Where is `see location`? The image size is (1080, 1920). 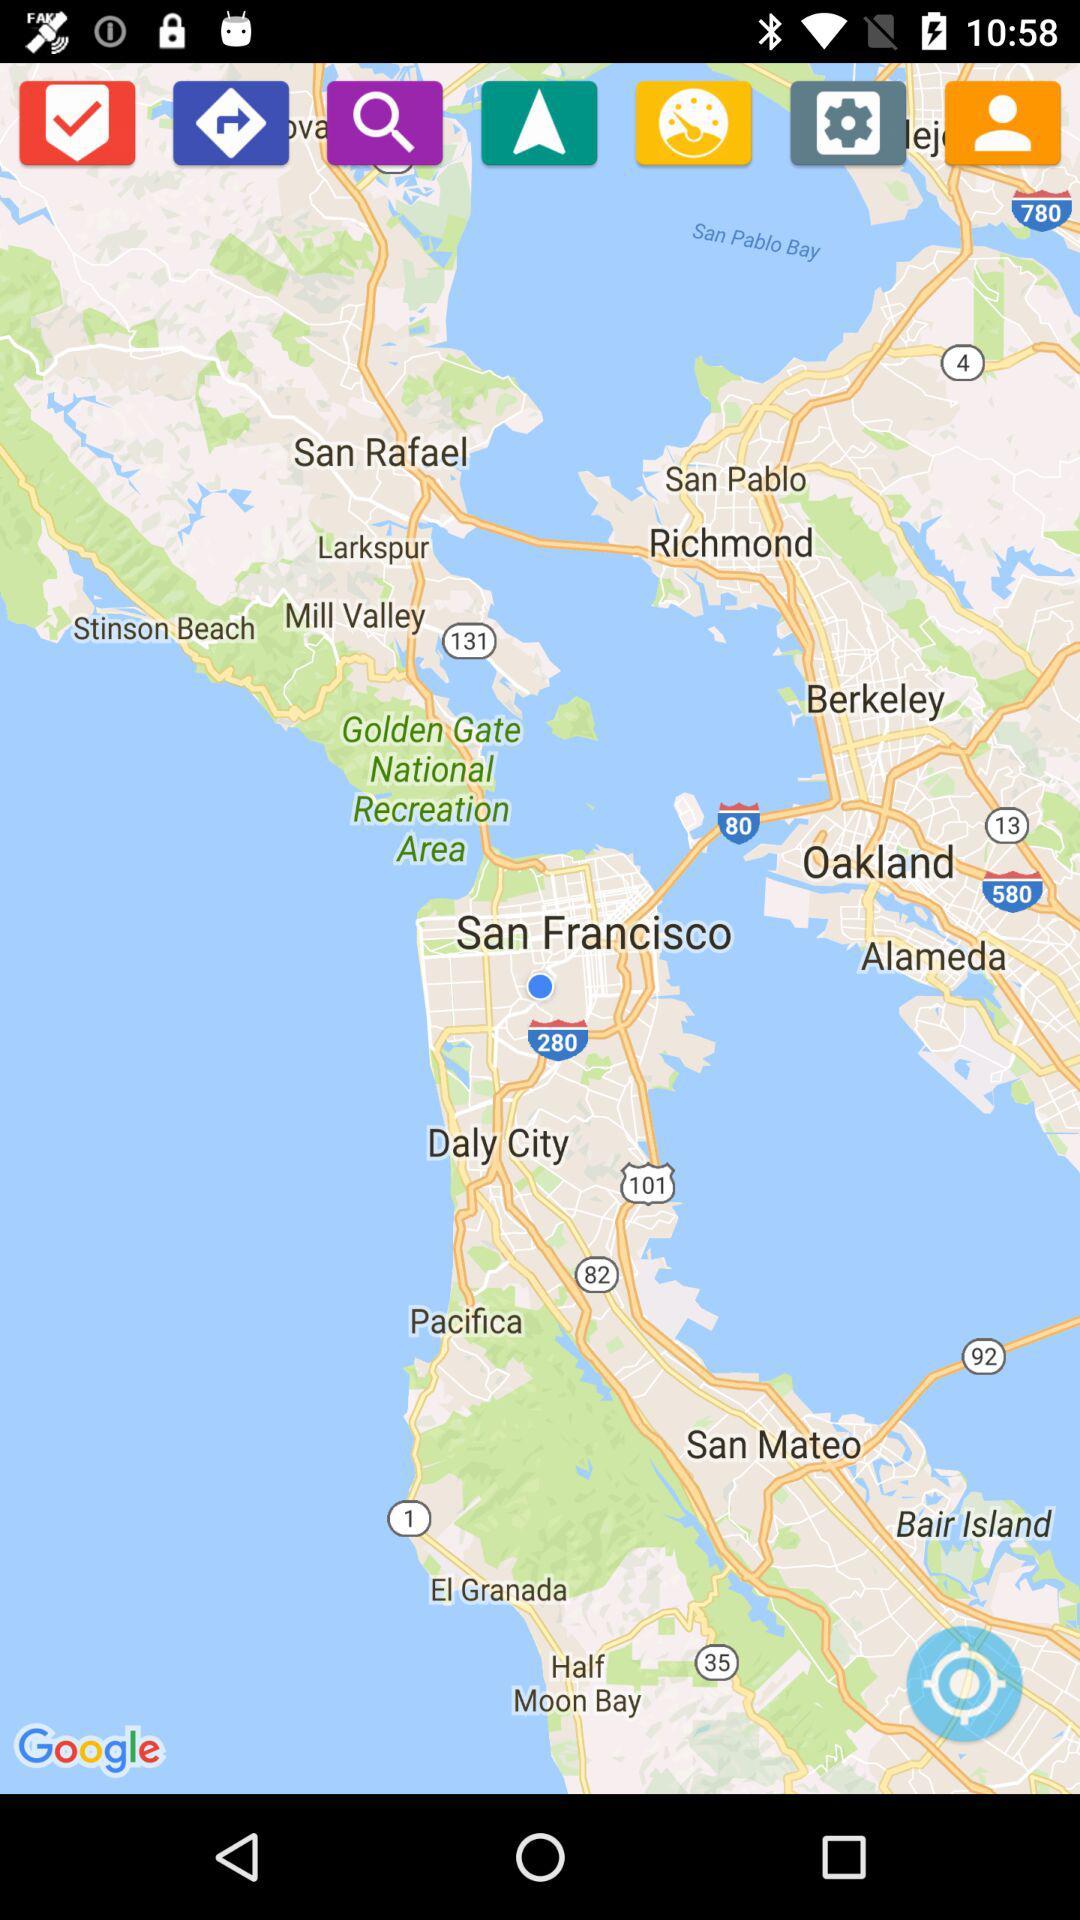
see location is located at coordinates (963, 1693).